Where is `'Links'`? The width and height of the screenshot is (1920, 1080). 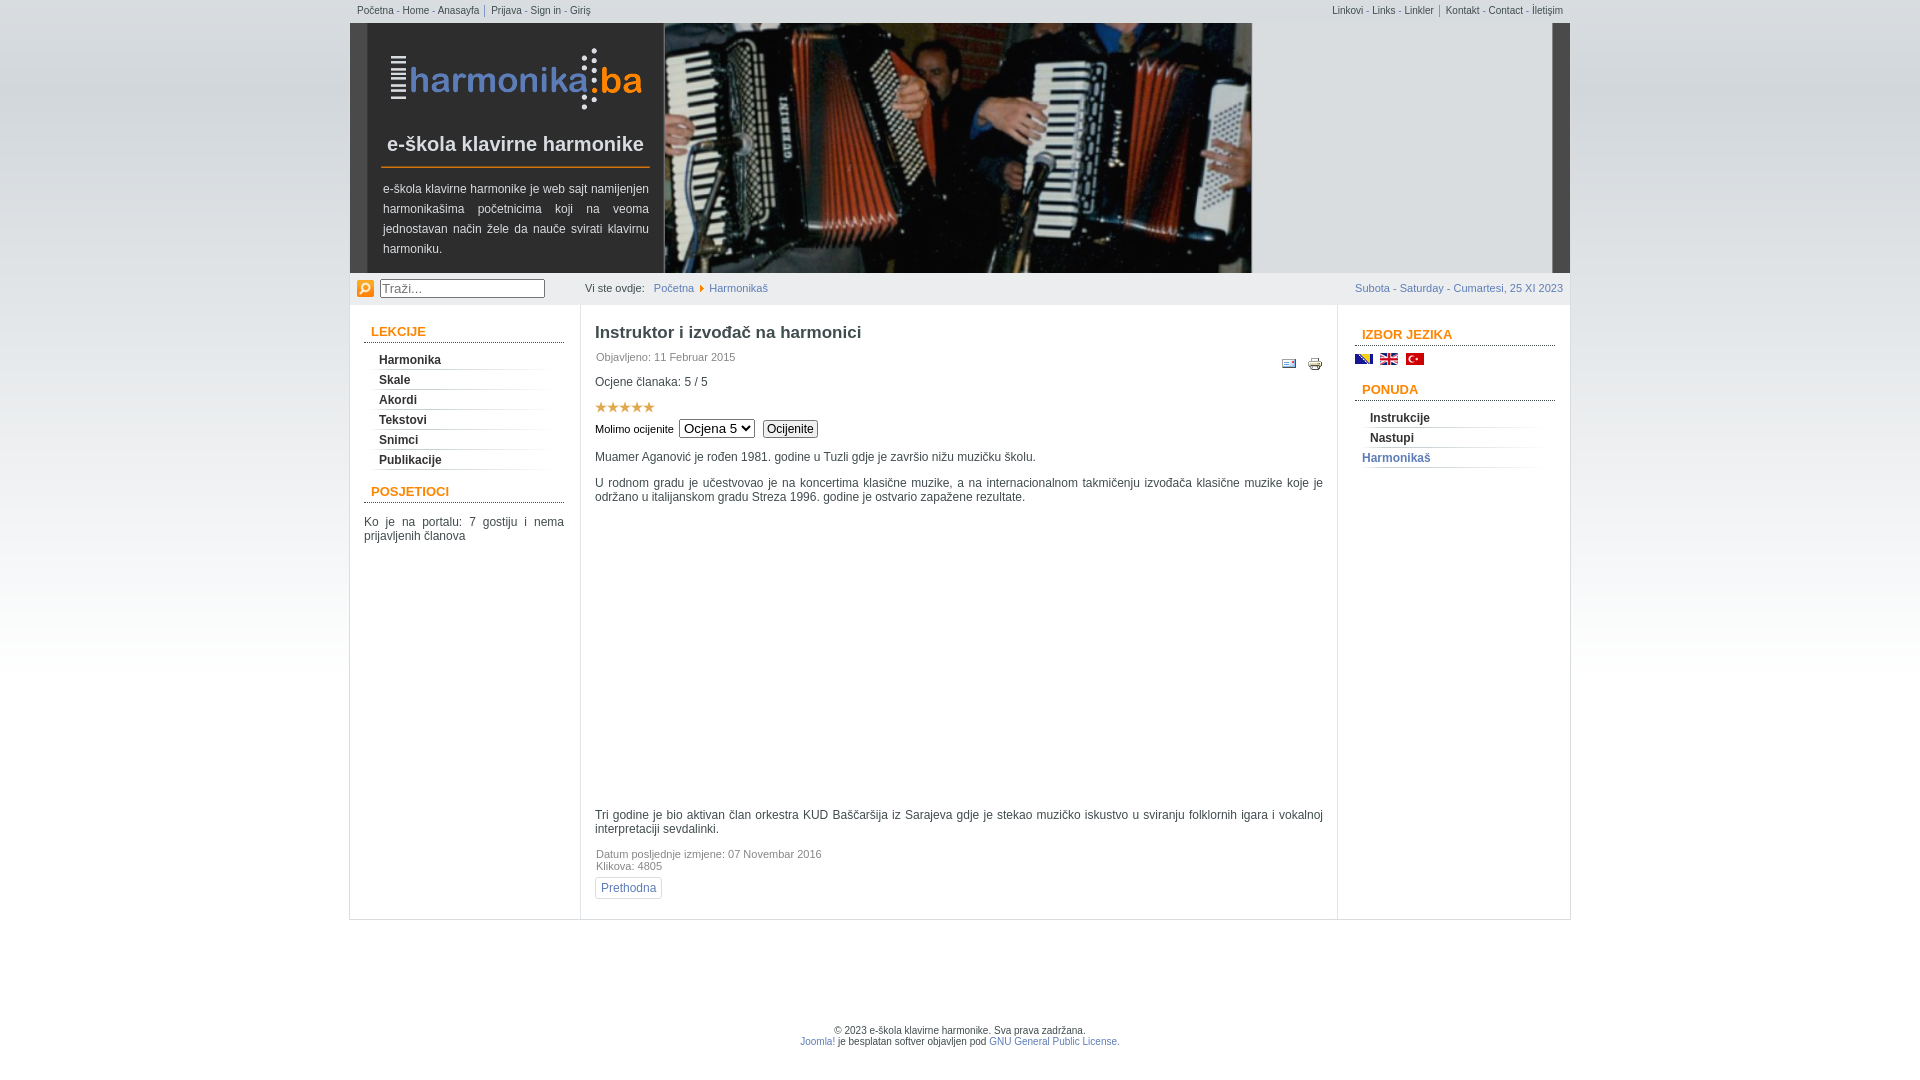
'Links' is located at coordinates (1382, 10).